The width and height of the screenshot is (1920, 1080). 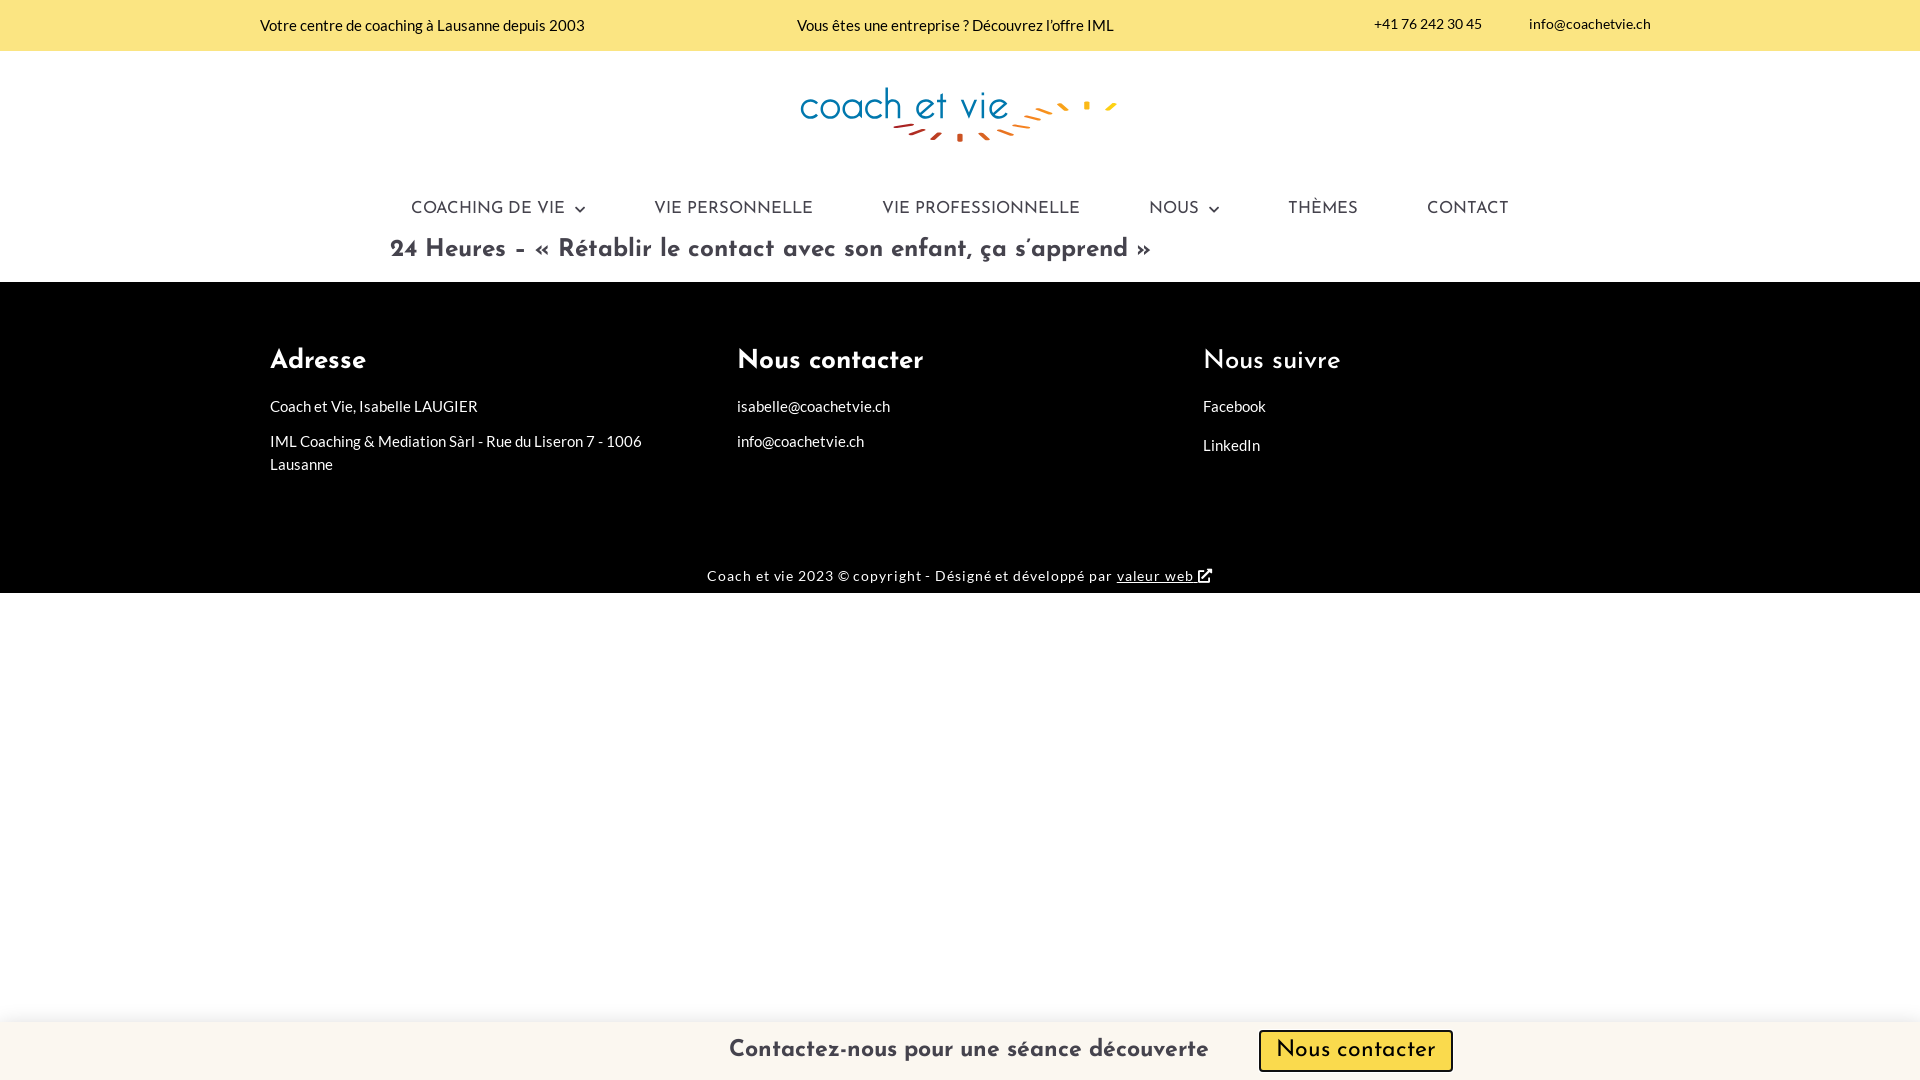 I want to click on 'COACHING DE VIE', so click(x=498, y=209).